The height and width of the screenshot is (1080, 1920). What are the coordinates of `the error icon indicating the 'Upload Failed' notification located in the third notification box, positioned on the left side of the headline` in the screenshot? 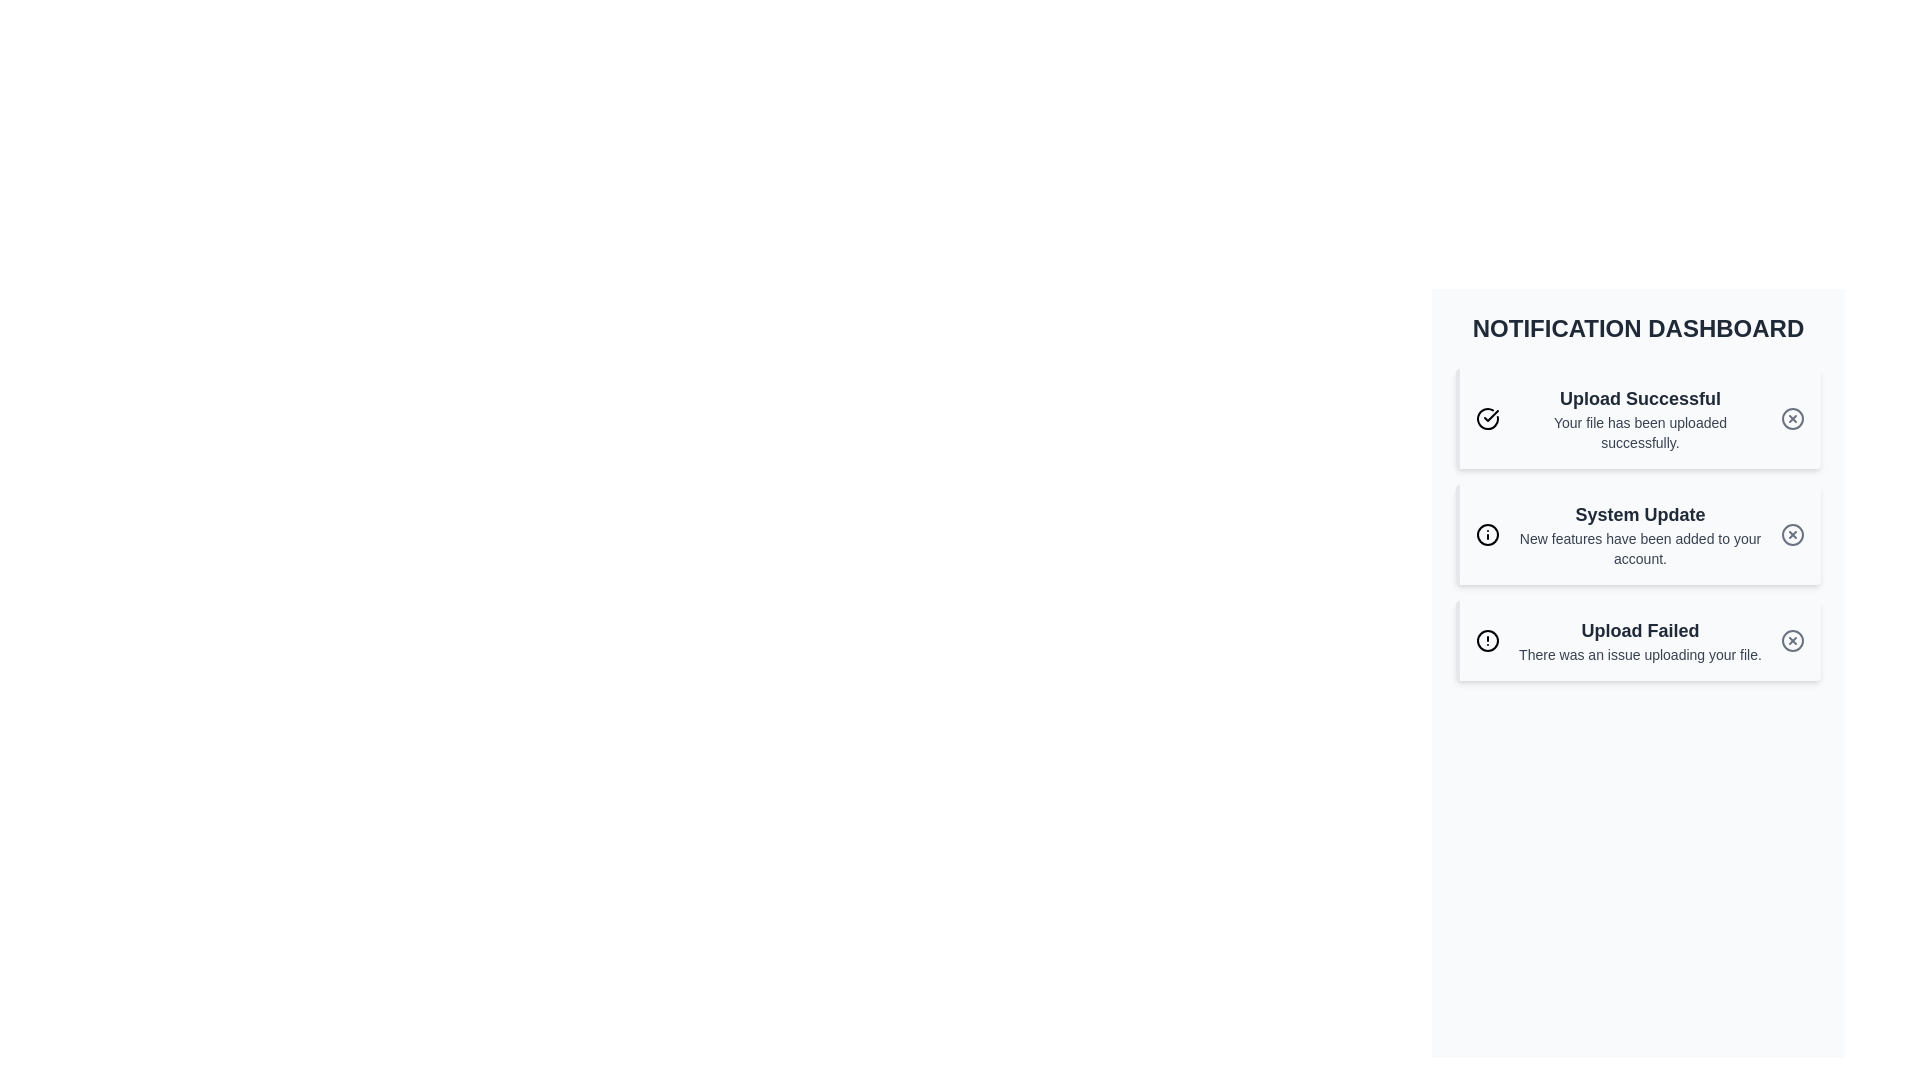 It's located at (1488, 640).